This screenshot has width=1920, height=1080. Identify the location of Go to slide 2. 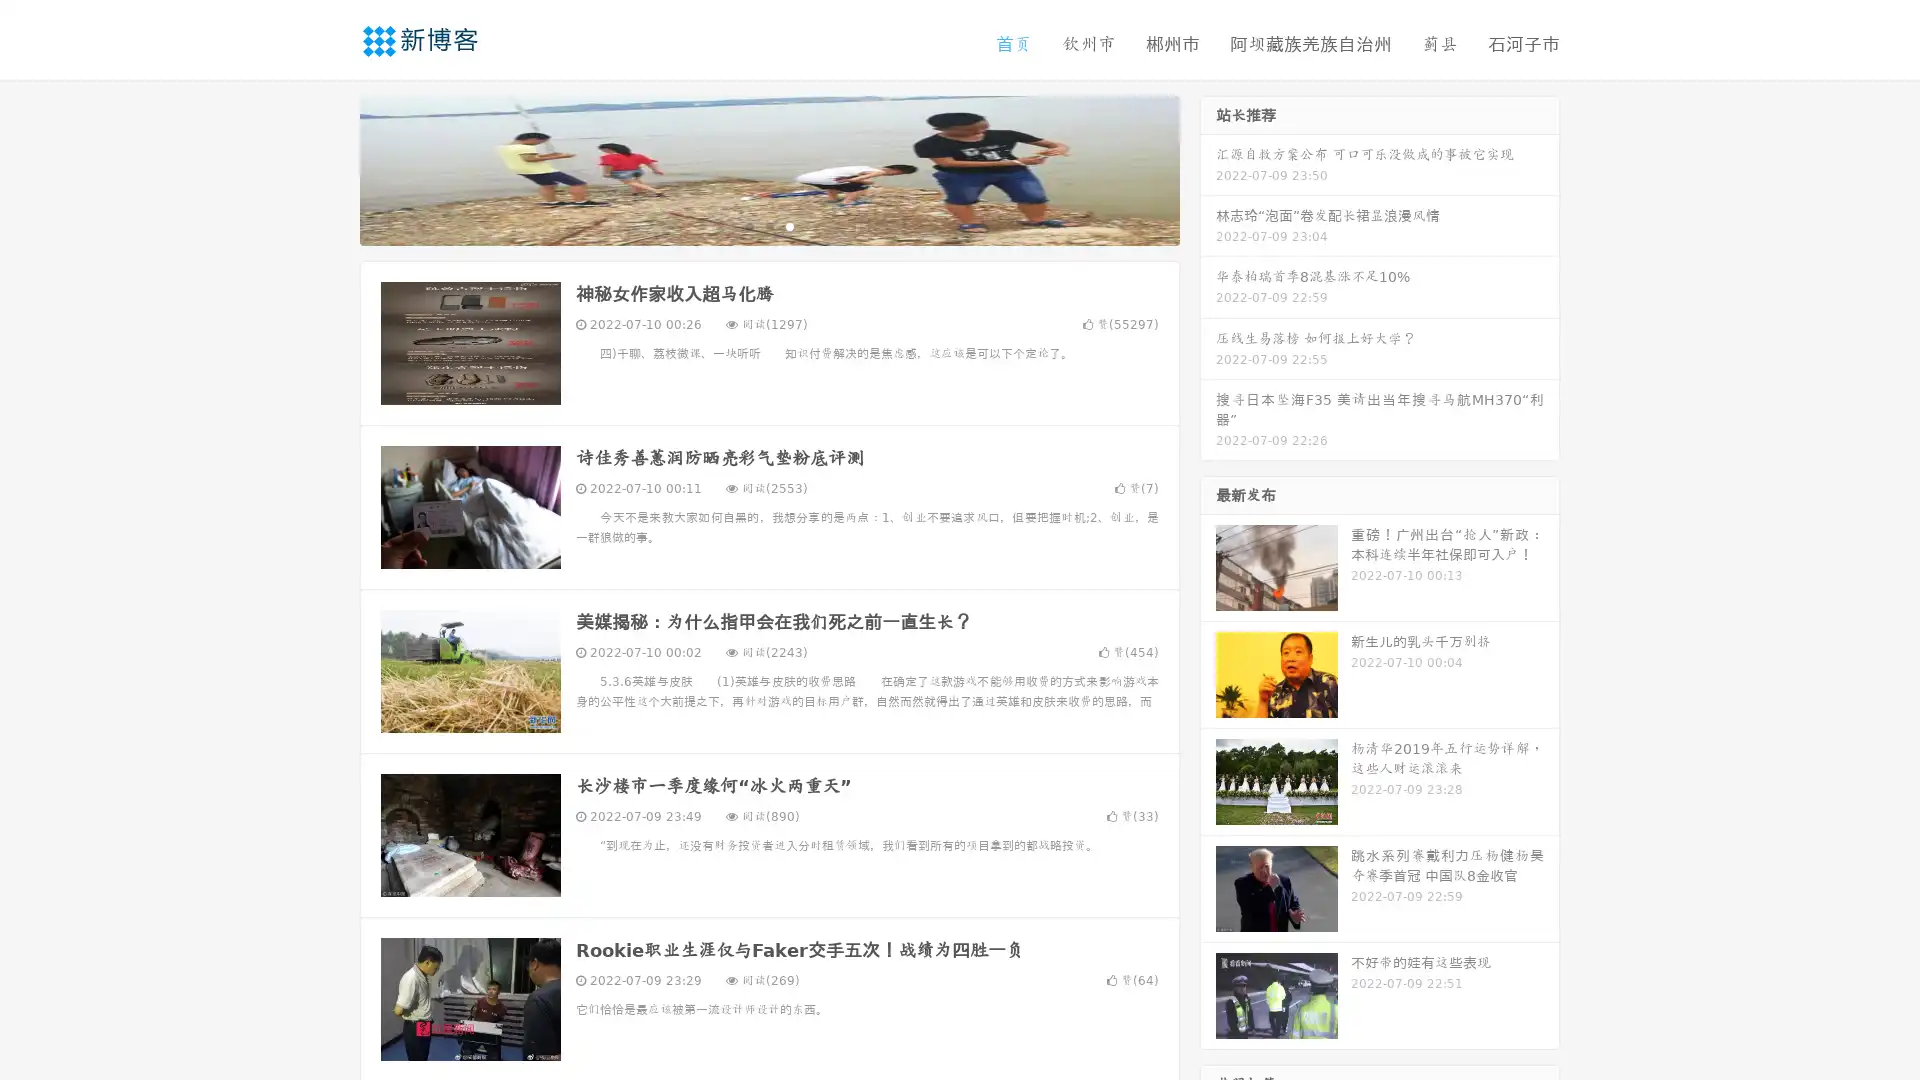
(768, 225).